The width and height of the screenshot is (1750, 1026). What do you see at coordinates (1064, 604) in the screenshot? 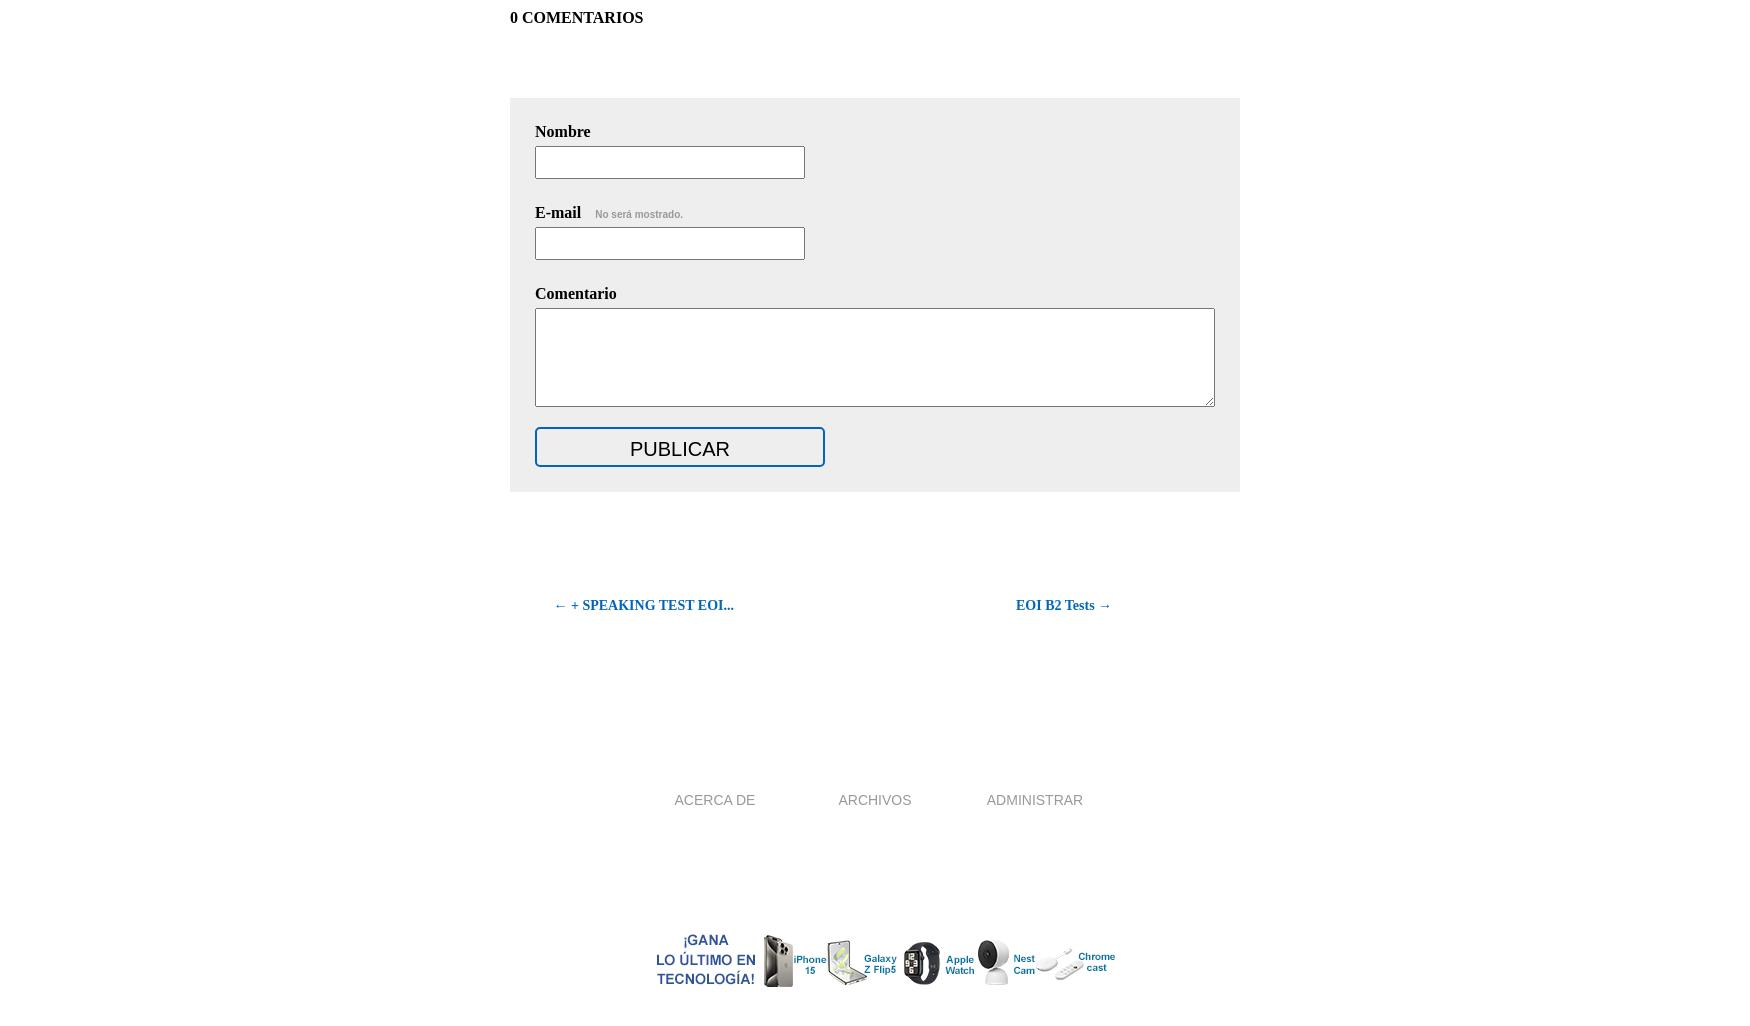
I see `'EOI B2 Tests →'` at bounding box center [1064, 604].